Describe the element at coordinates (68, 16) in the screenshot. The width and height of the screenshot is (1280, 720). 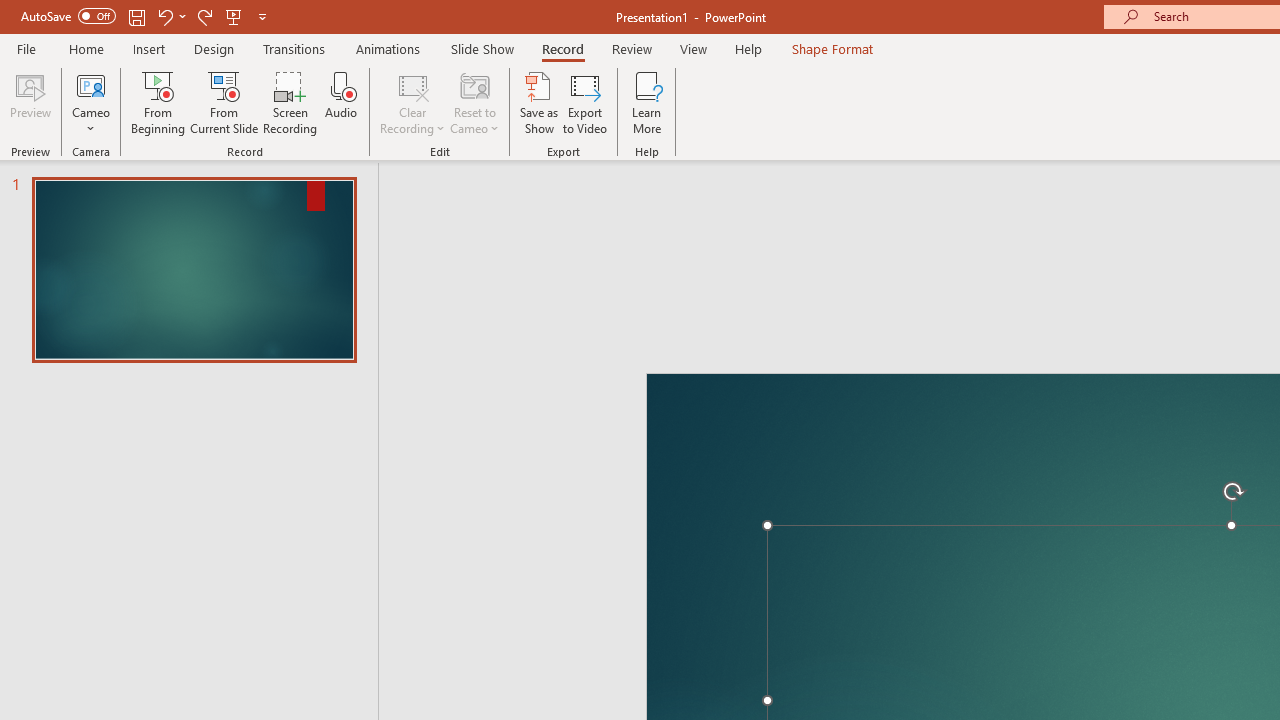
I see `'AutoSave'` at that location.